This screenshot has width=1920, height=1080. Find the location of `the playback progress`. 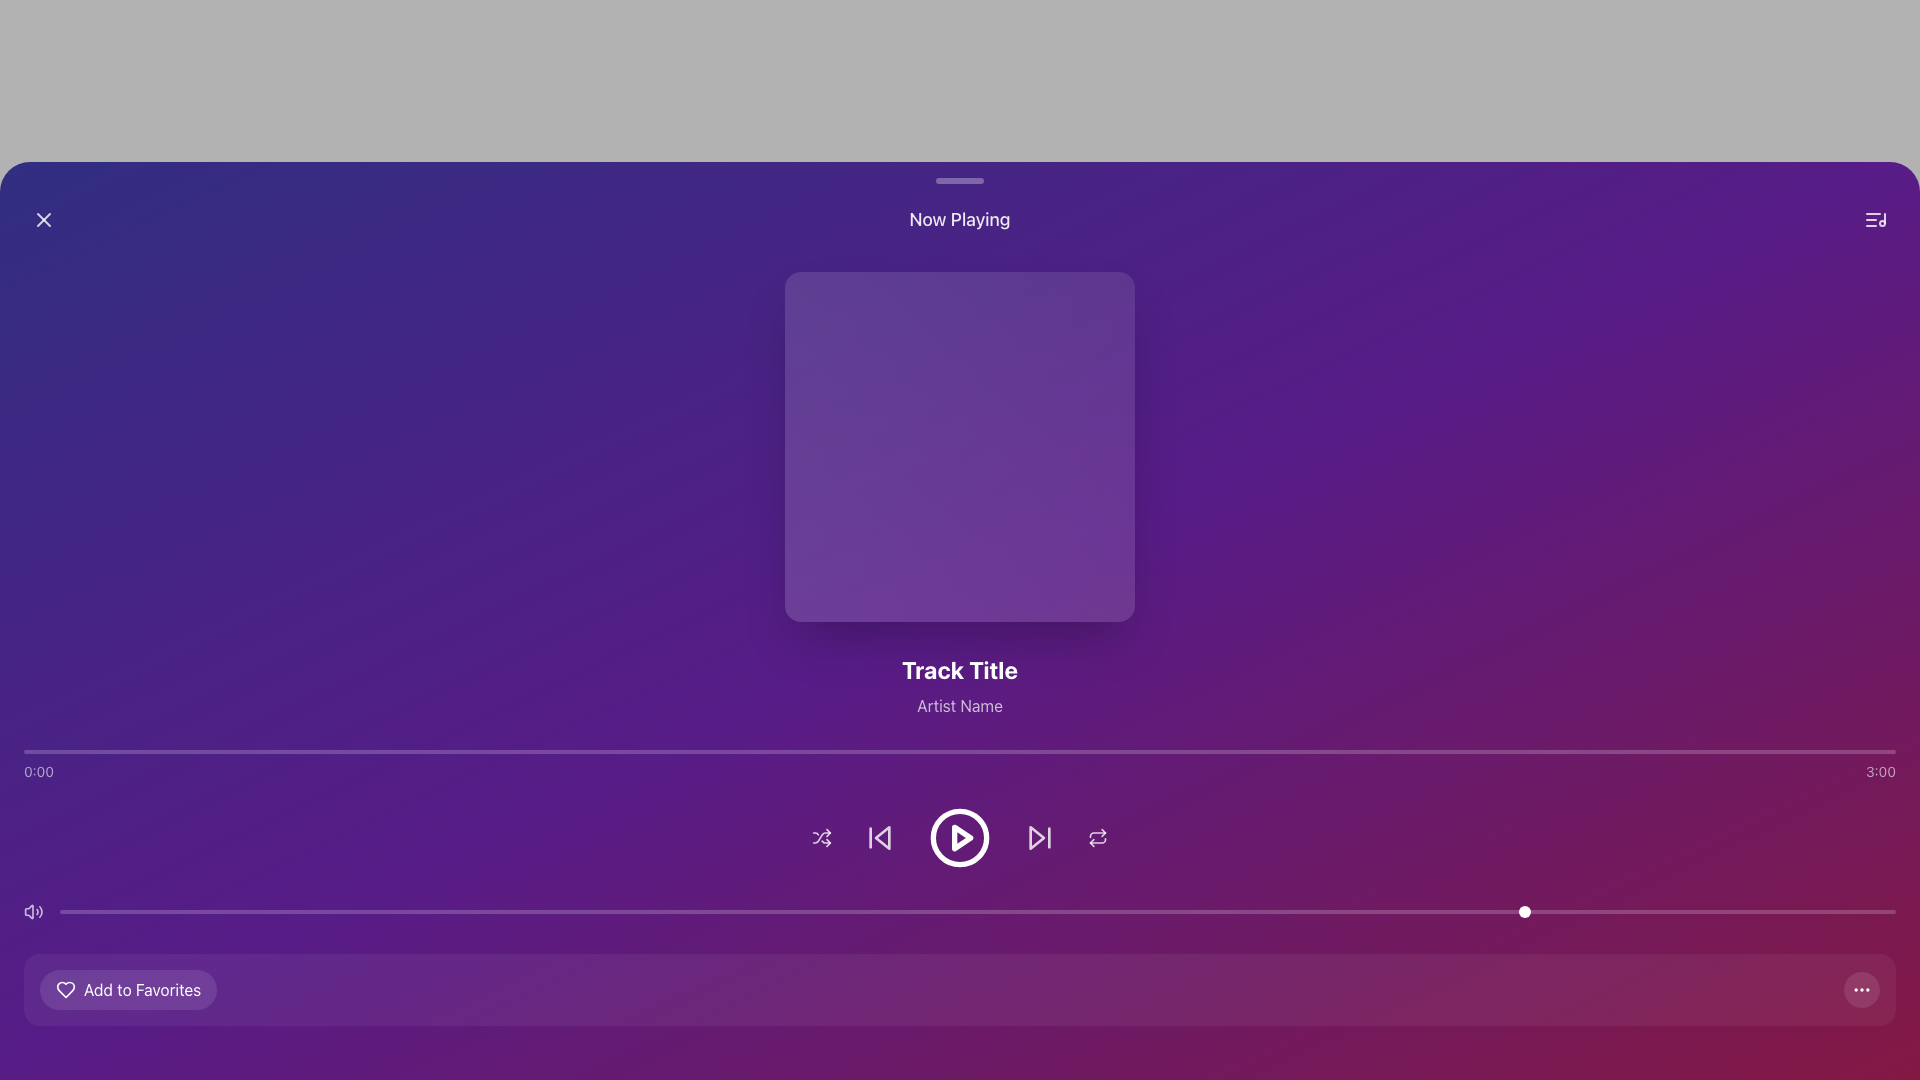

the playback progress is located at coordinates (1239, 752).